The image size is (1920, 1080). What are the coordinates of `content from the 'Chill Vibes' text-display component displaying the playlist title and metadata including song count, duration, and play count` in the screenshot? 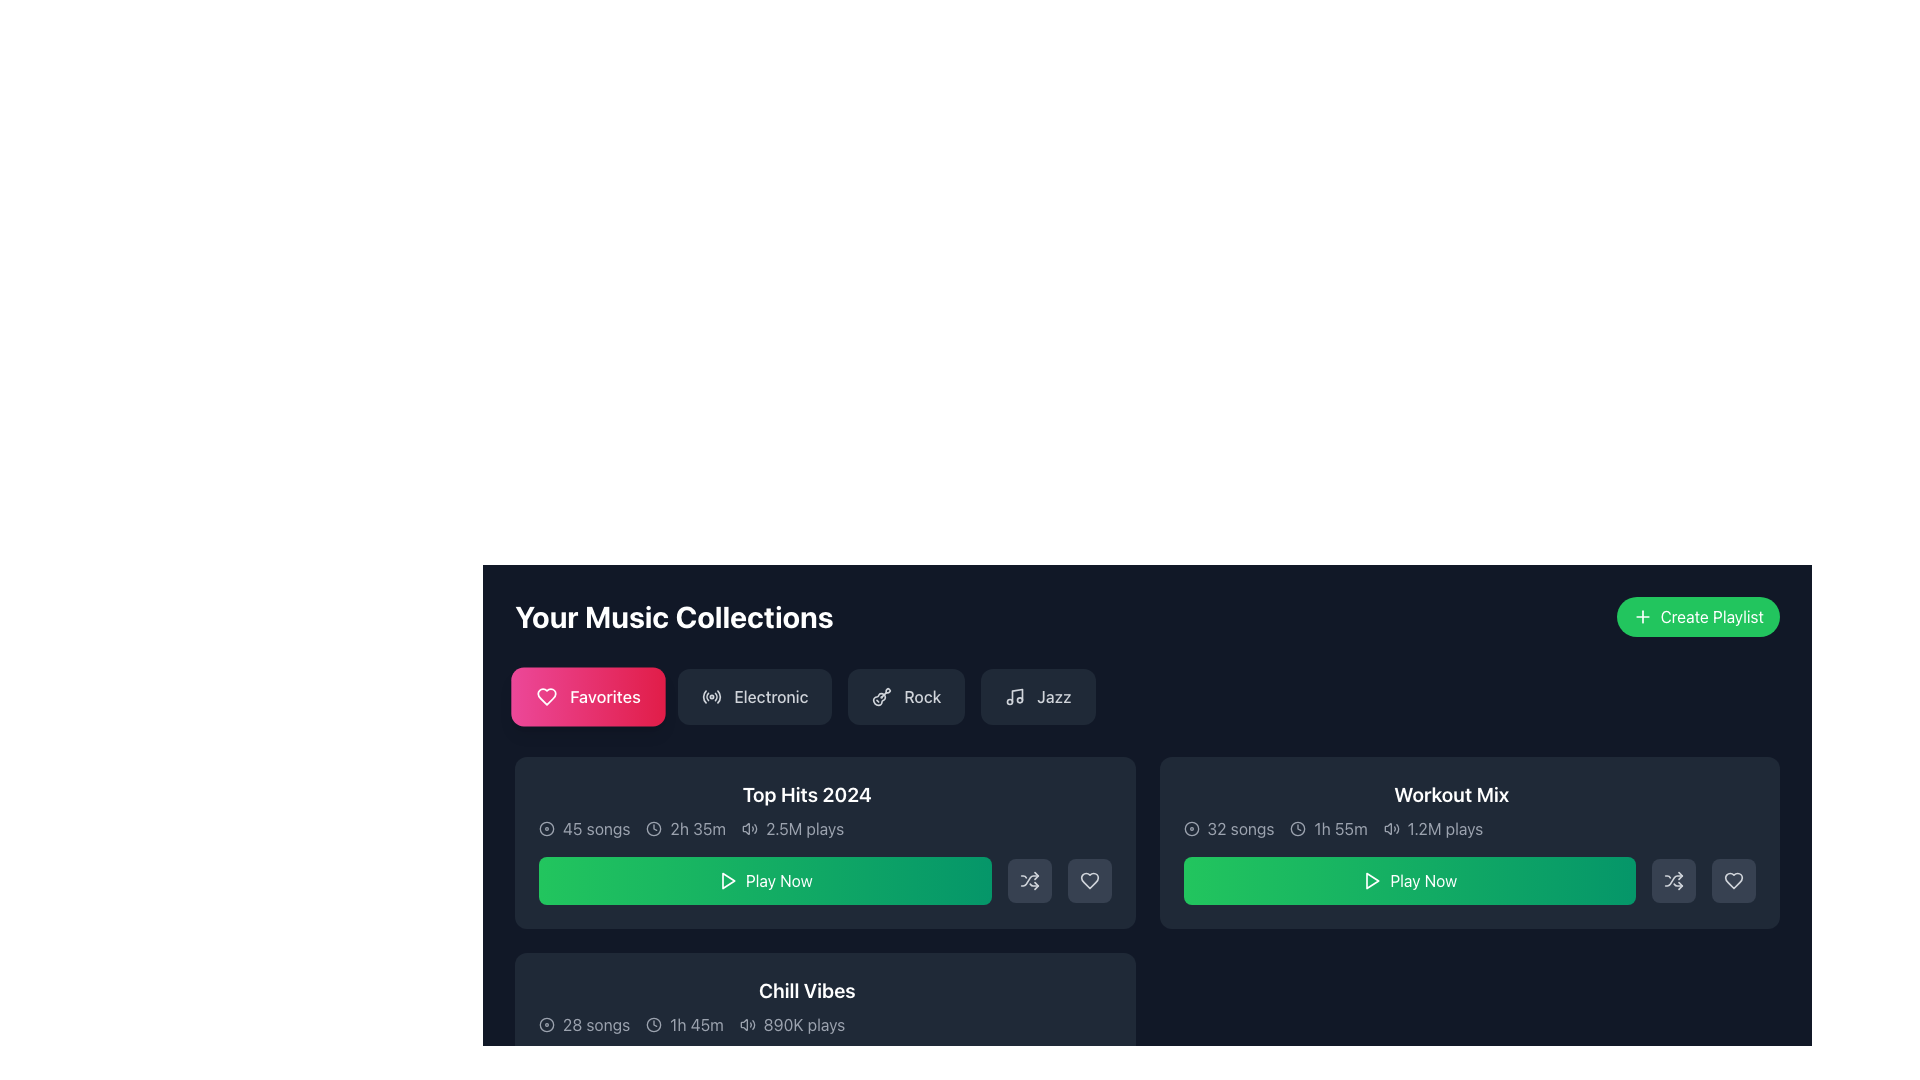 It's located at (825, 1006).